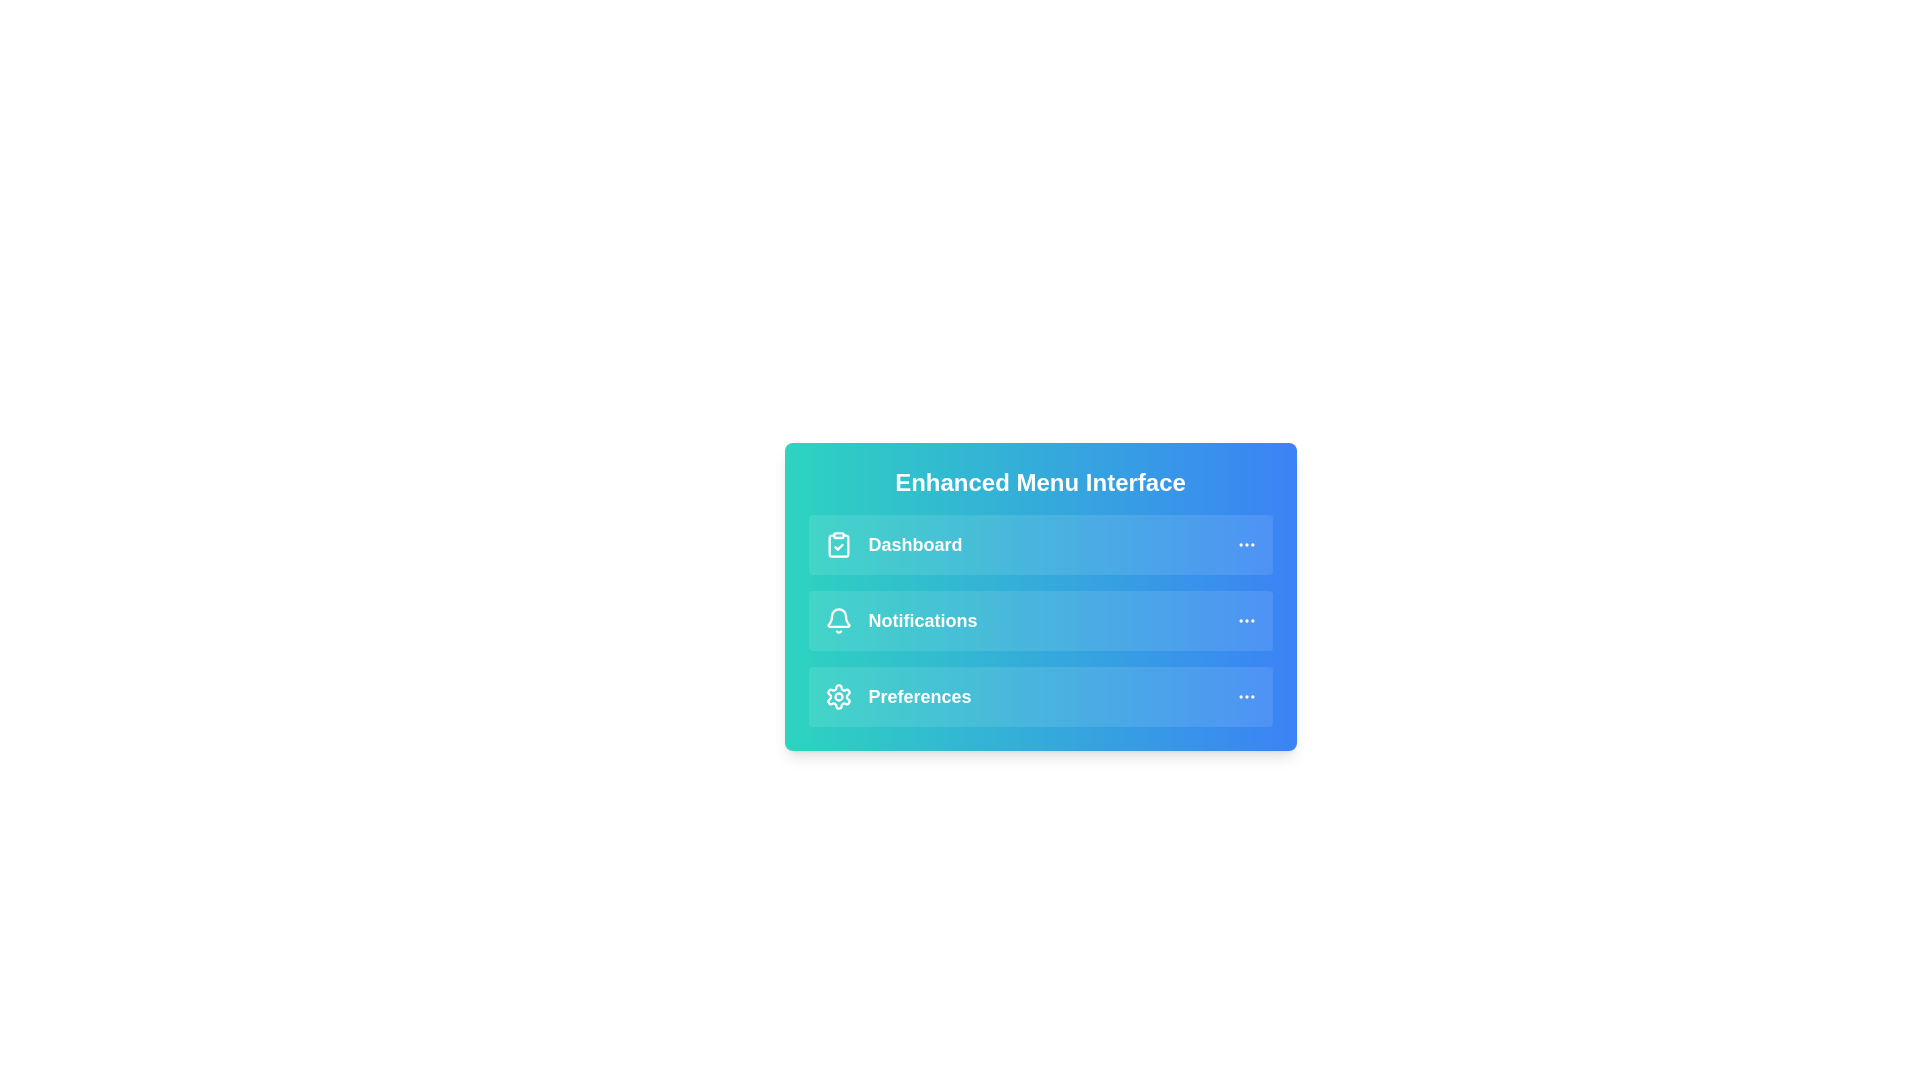  What do you see at coordinates (1040, 696) in the screenshot?
I see `the 'Preferences' button located at the bottom of the Enhanced Menu Interface` at bounding box center [1040, 696].